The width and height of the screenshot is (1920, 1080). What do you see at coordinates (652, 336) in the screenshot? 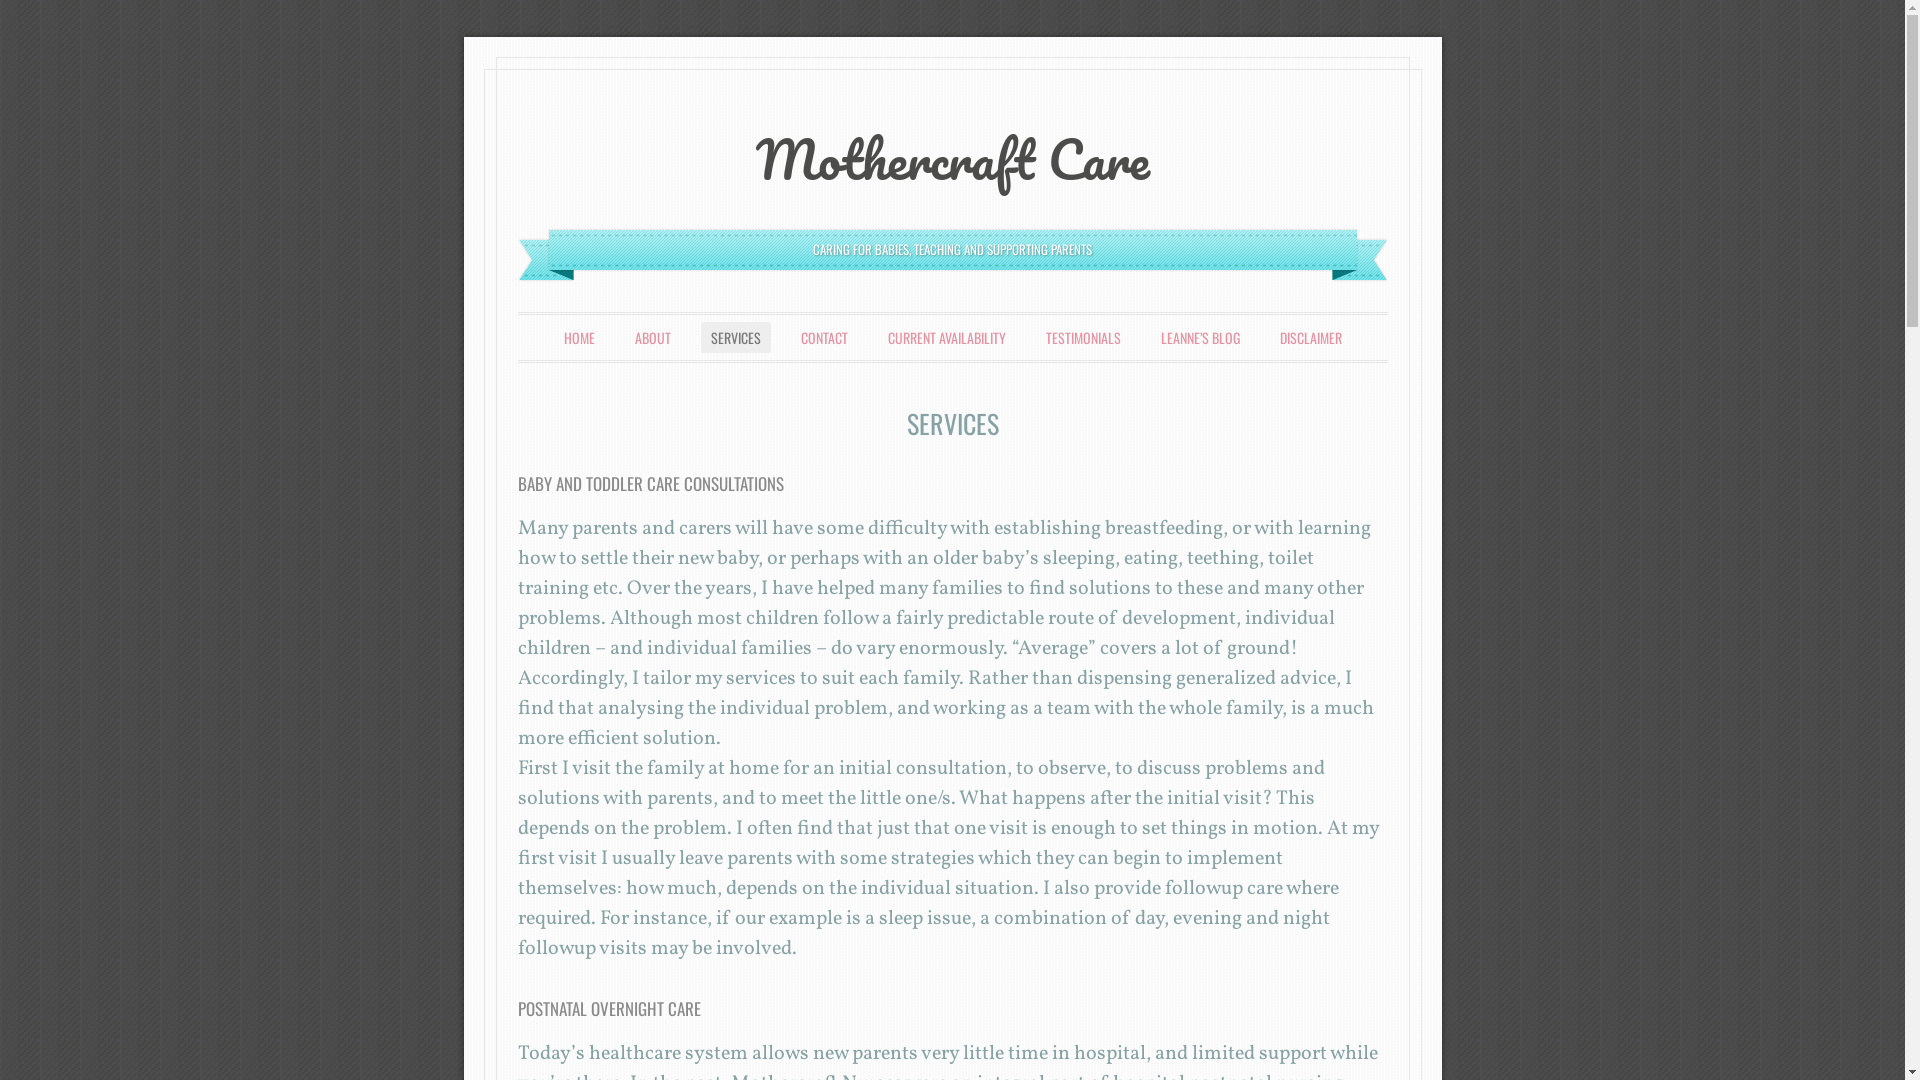
I see `'ABOUT'` at bounding box center [652, 336].